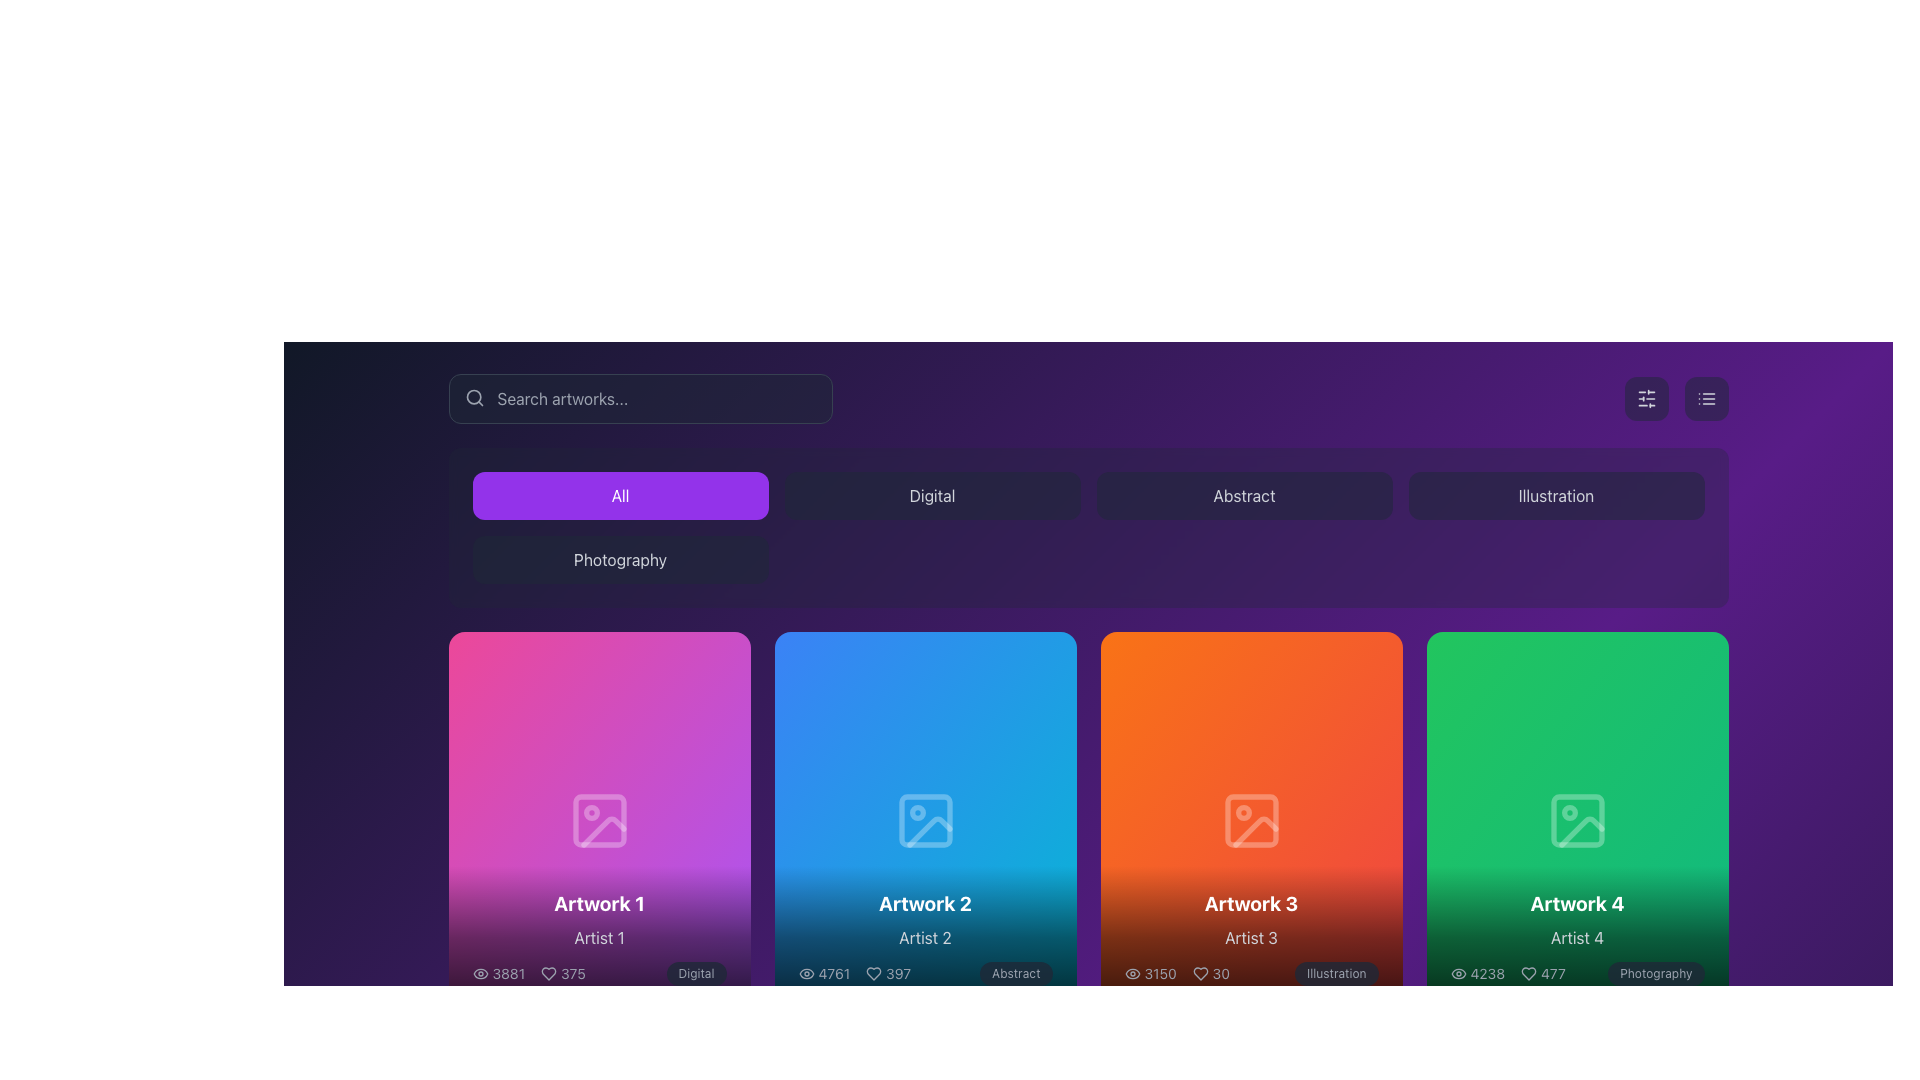 The image size is (1920, 1080). I want to click on the magnifying glass icon, so click(472, 397).